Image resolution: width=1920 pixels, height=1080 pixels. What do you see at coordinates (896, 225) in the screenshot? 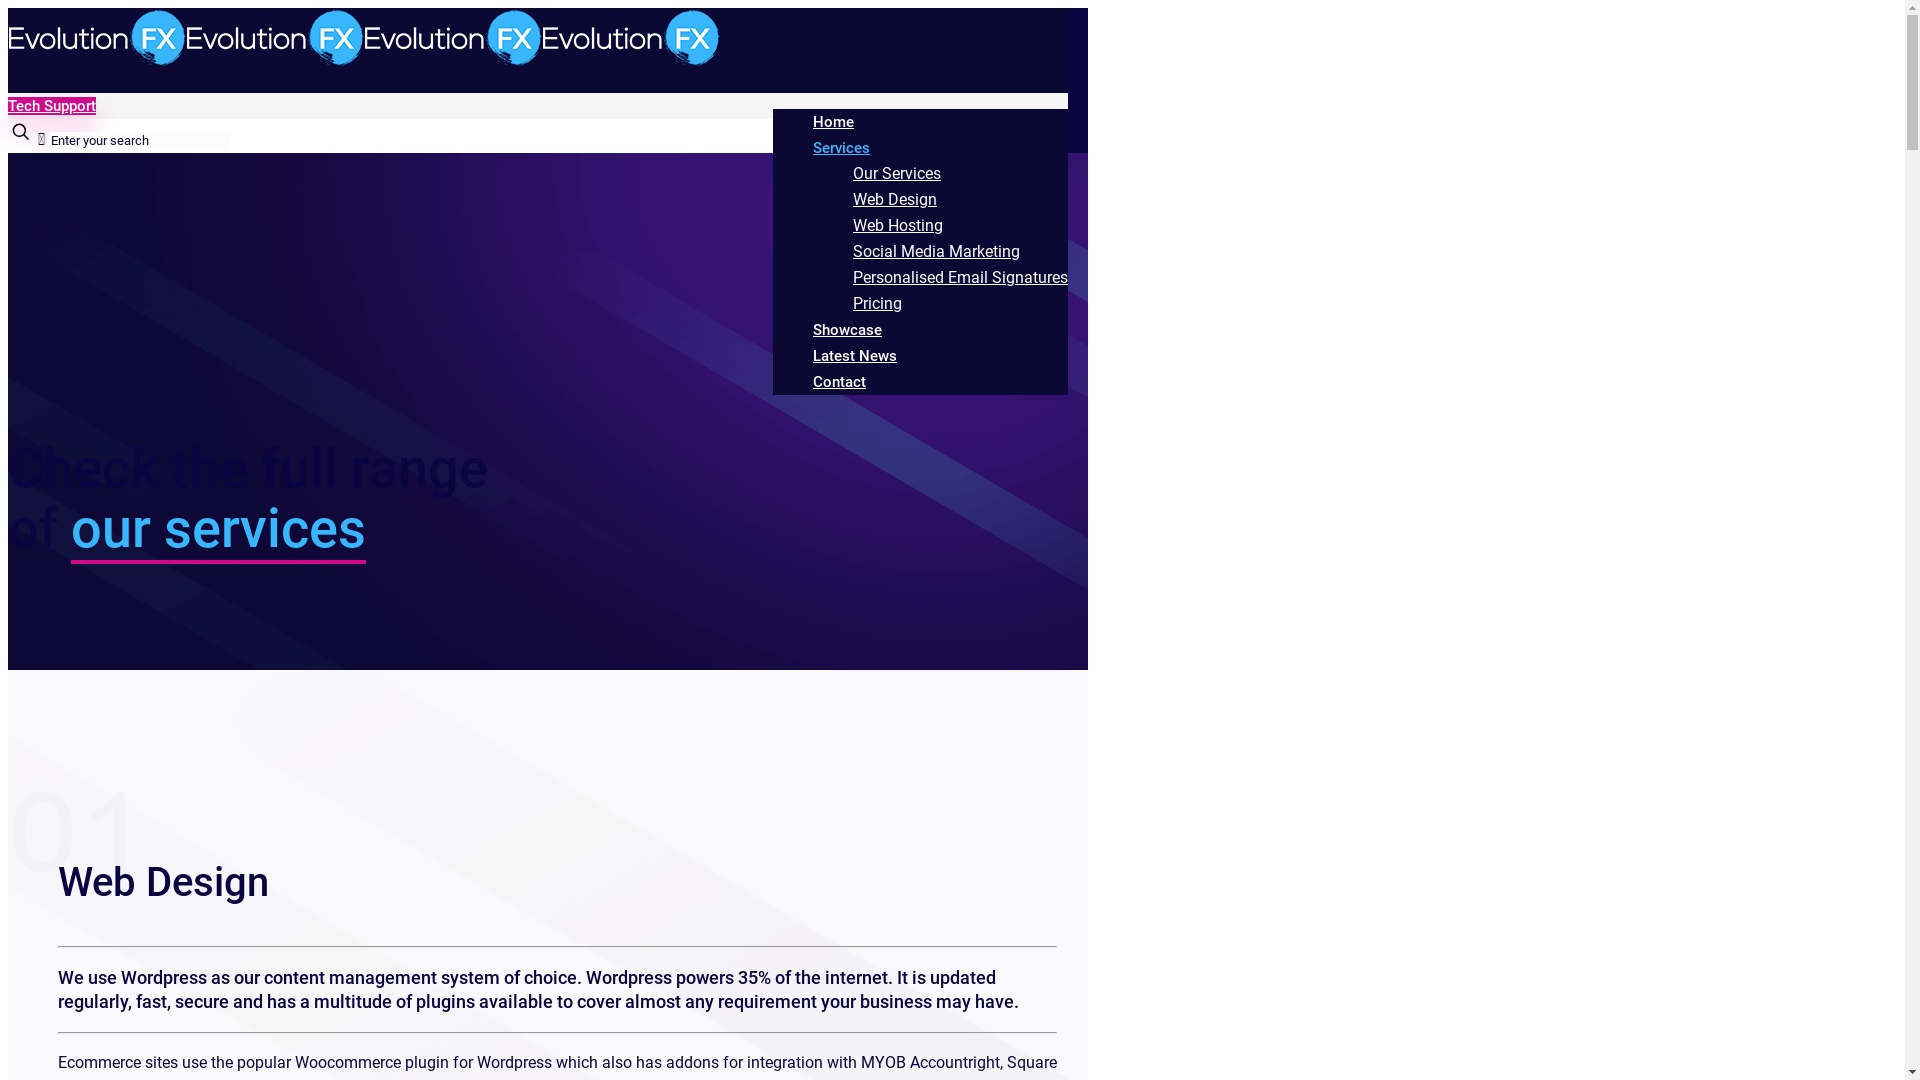
I see `'Web Hosting'` at bounding box center [896, 225].